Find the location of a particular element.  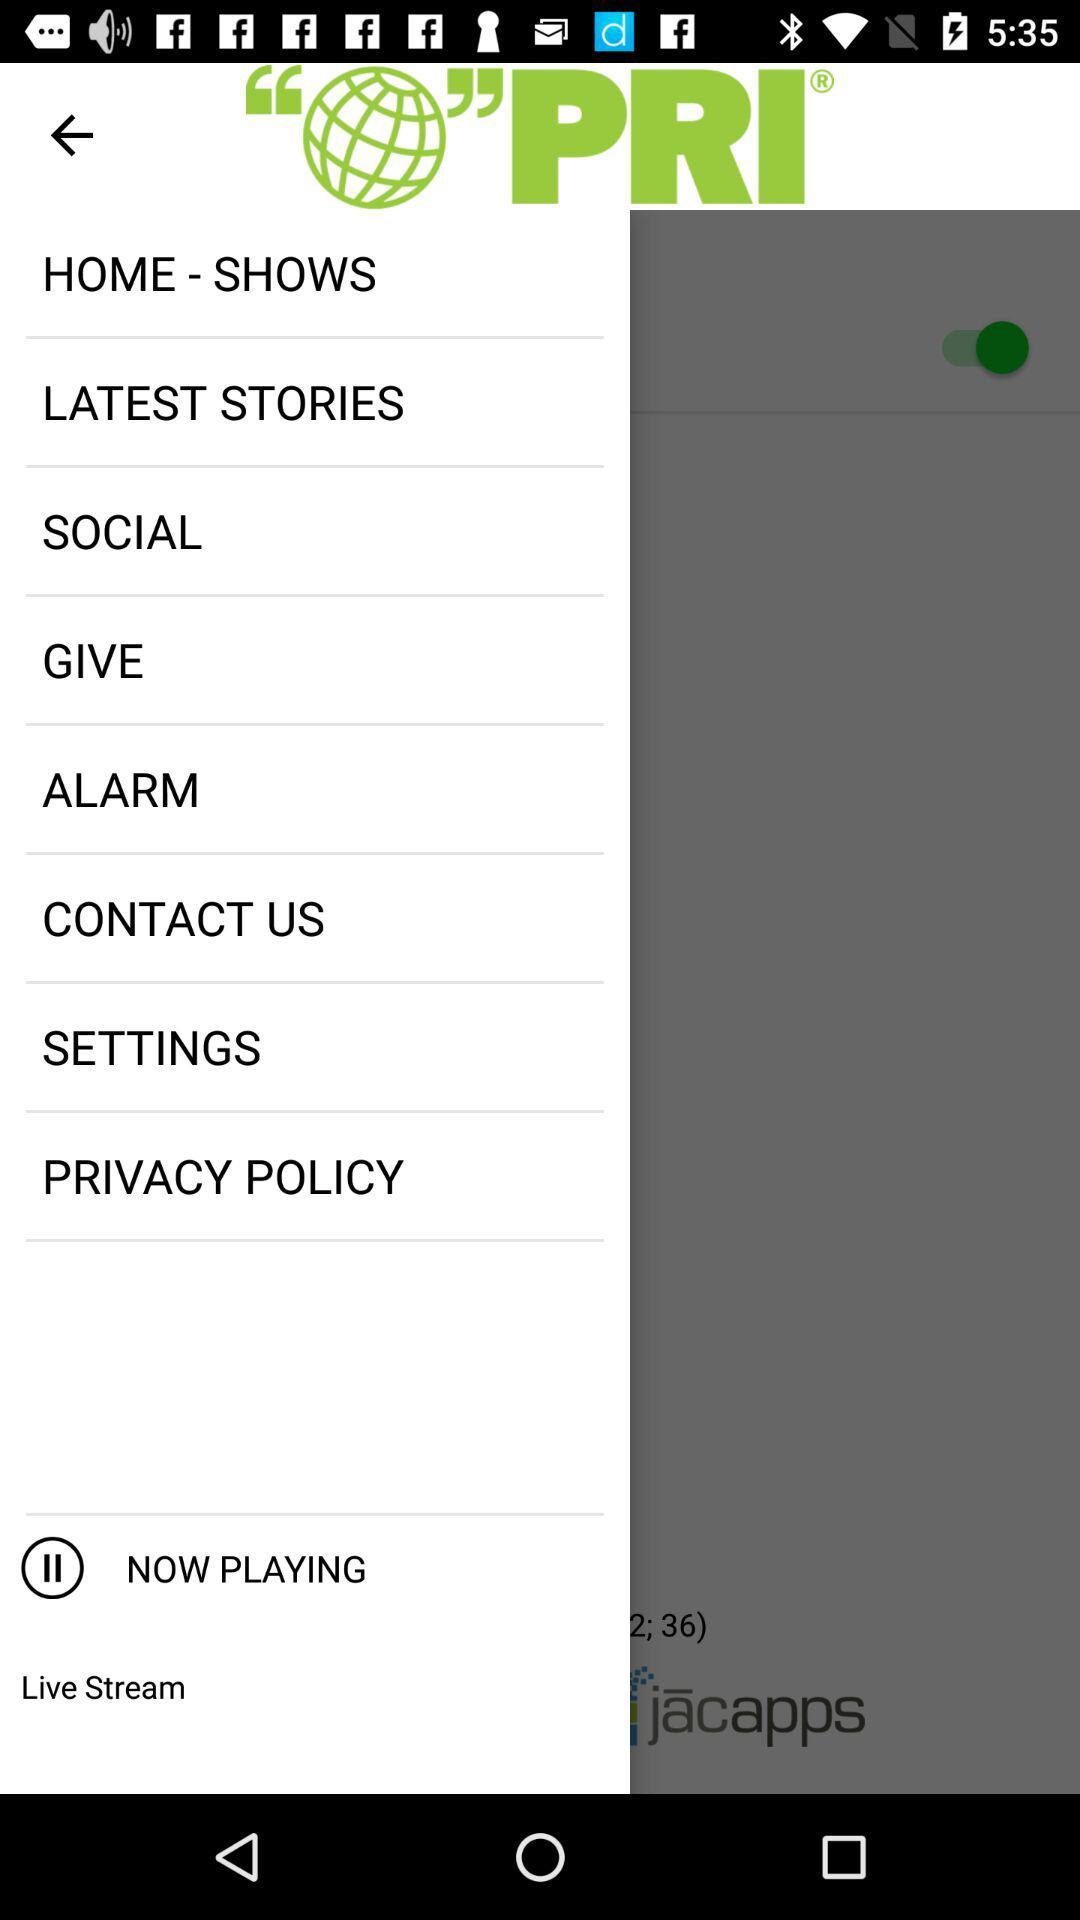

now playing is located at coordinates (356, 1567).